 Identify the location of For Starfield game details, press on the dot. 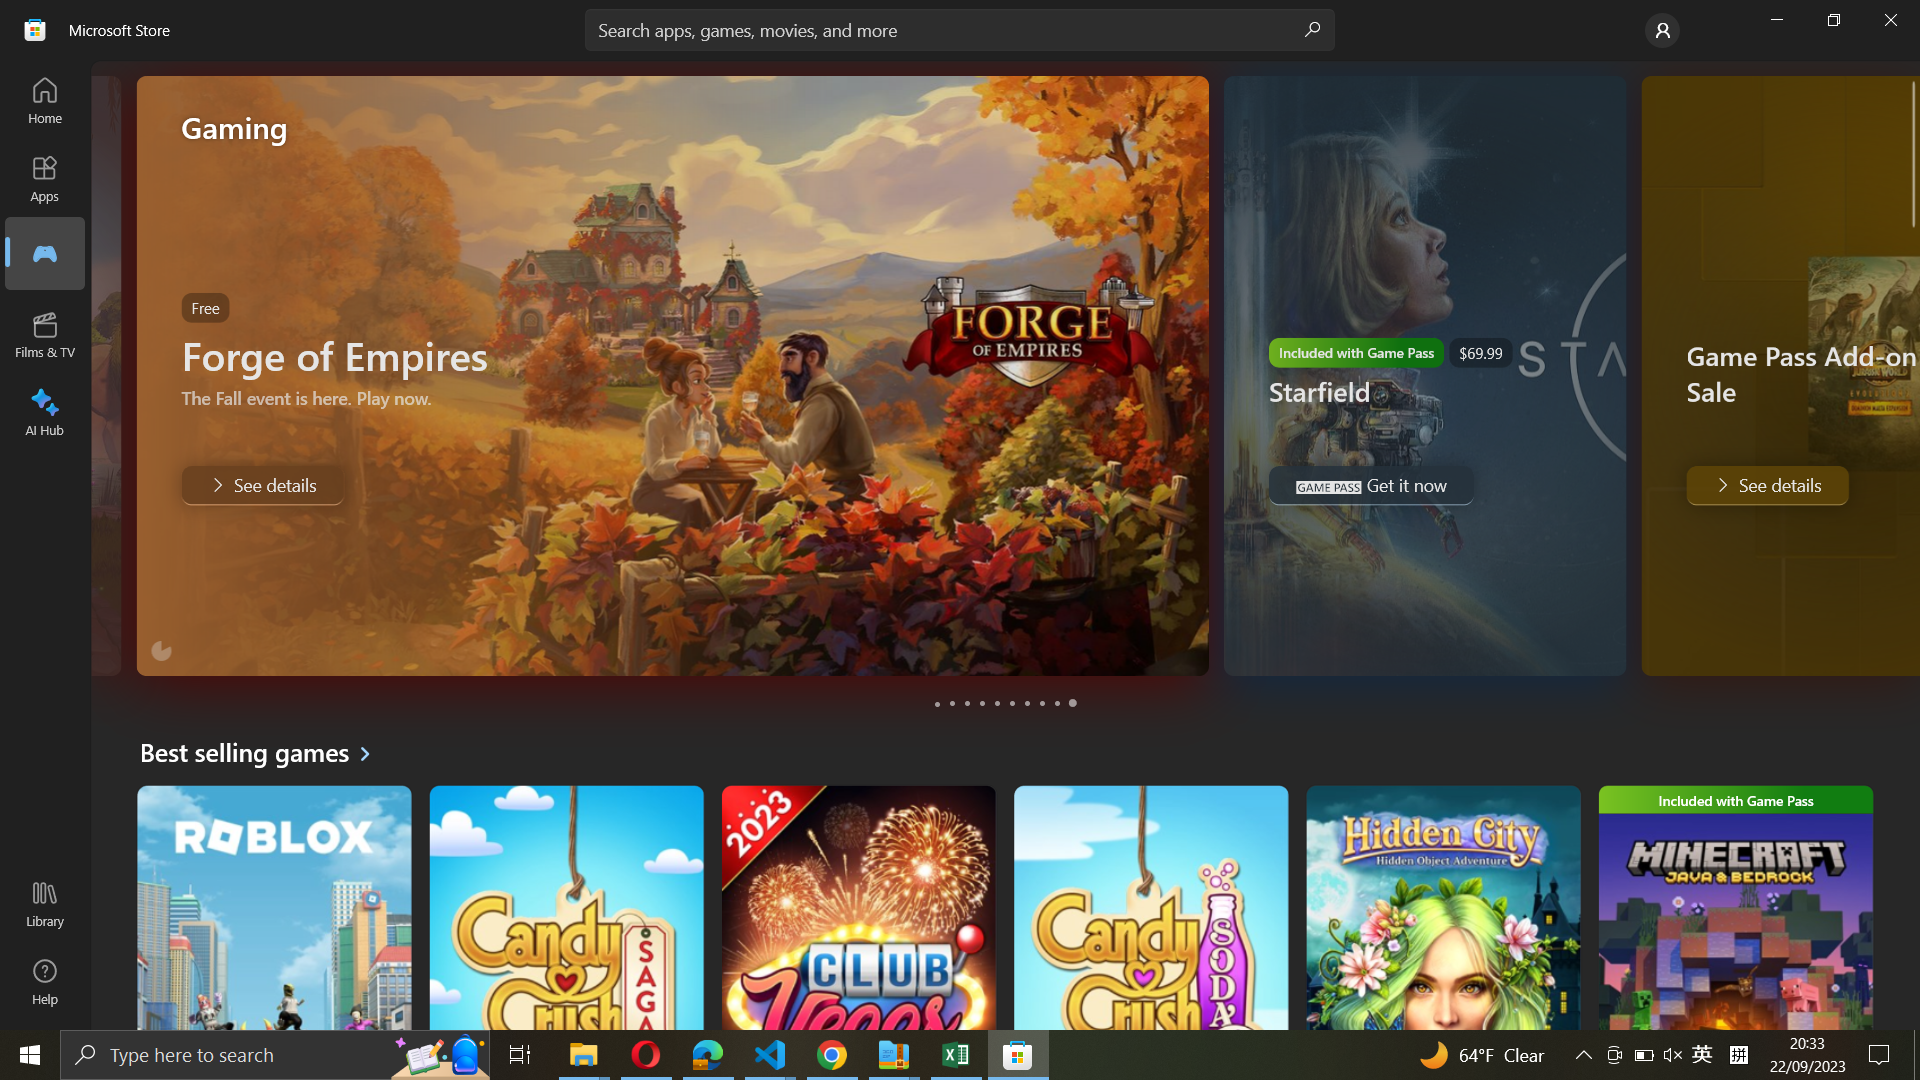
(952, 703).